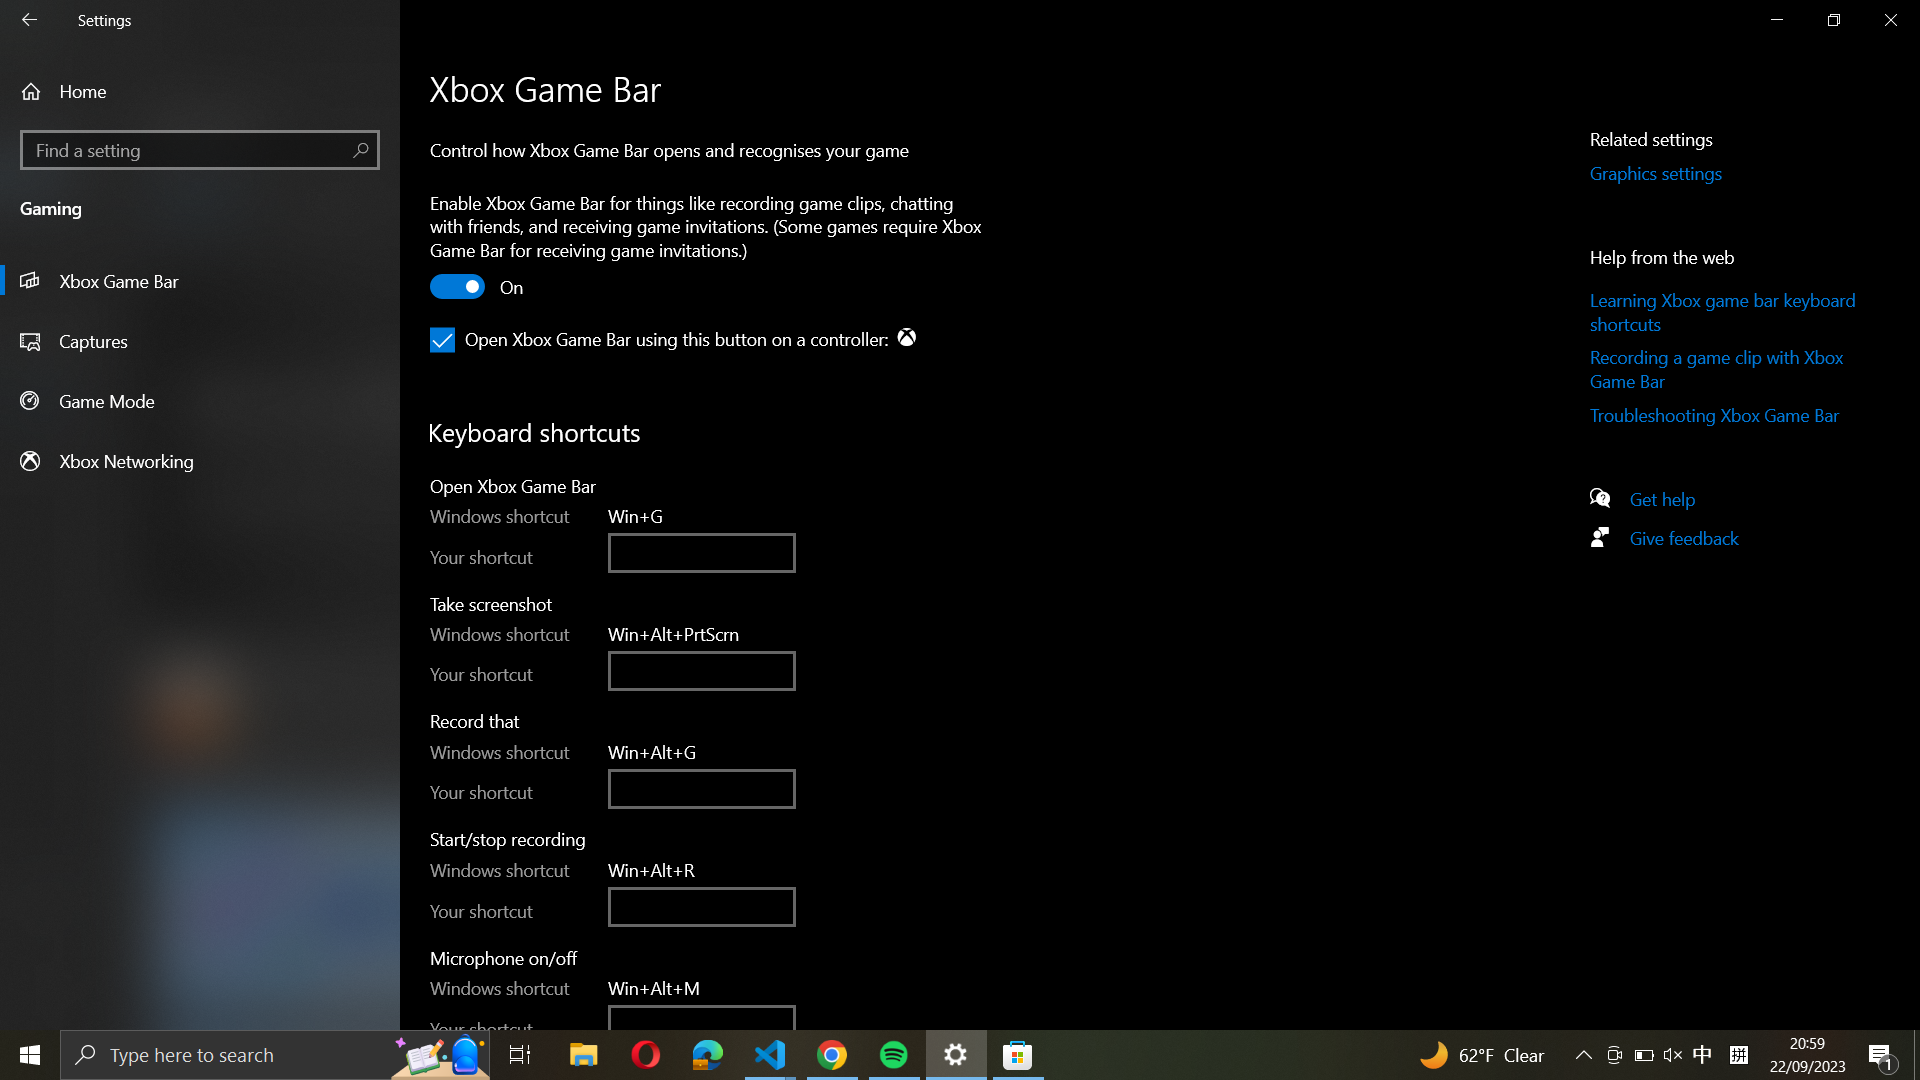 Image resolution: width=1920 pixels, height=1080 pixels. What do you see at coordinates (1725, 312) in the screenshot?
I see `the Learning Xbox Game Bar Keyboard Shortcuts page` at bounding box center [1725, 312].